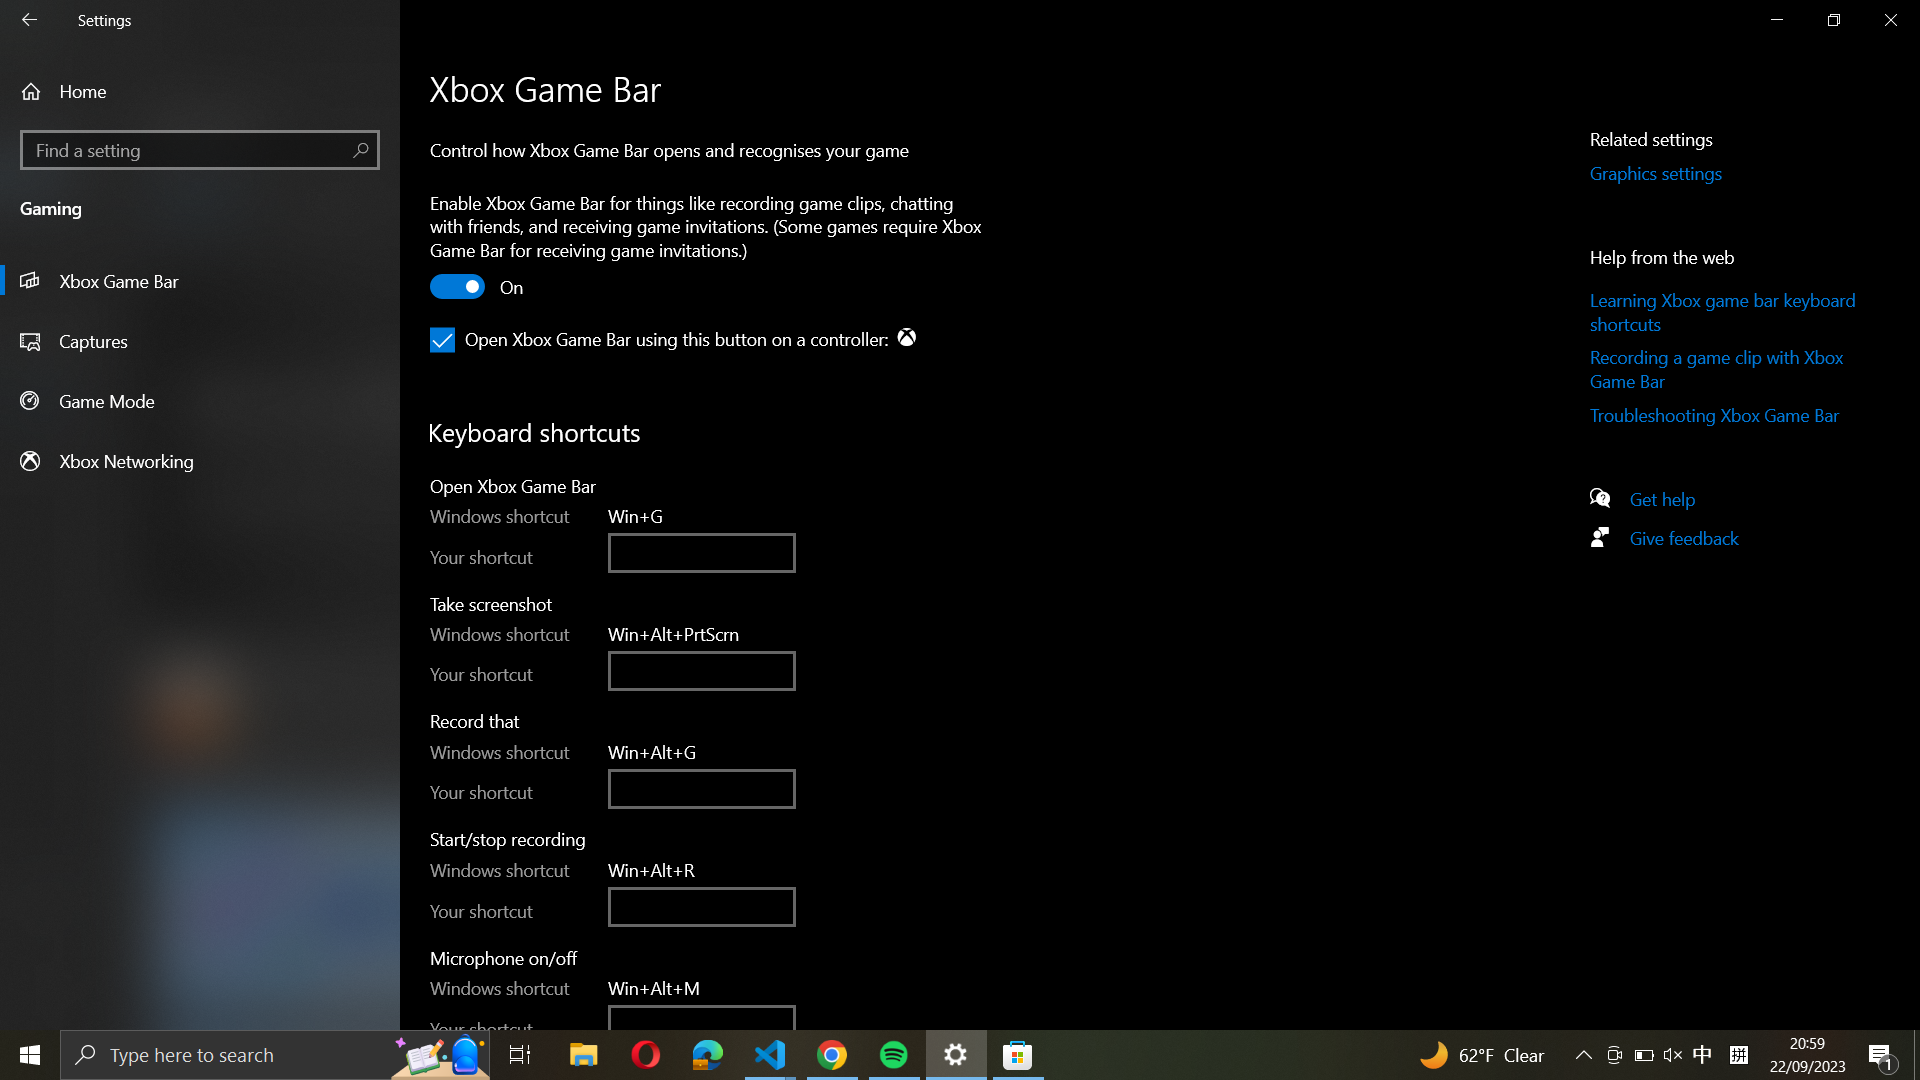 Image resolution: width=1920 pixels, height=1080 pixels. What do you see at coordinates (1725, 312) in the screenshot?
I see `the Learning Xbox Game Bar Keyboard Shortcuts page` at bounding box center [1725, 312].